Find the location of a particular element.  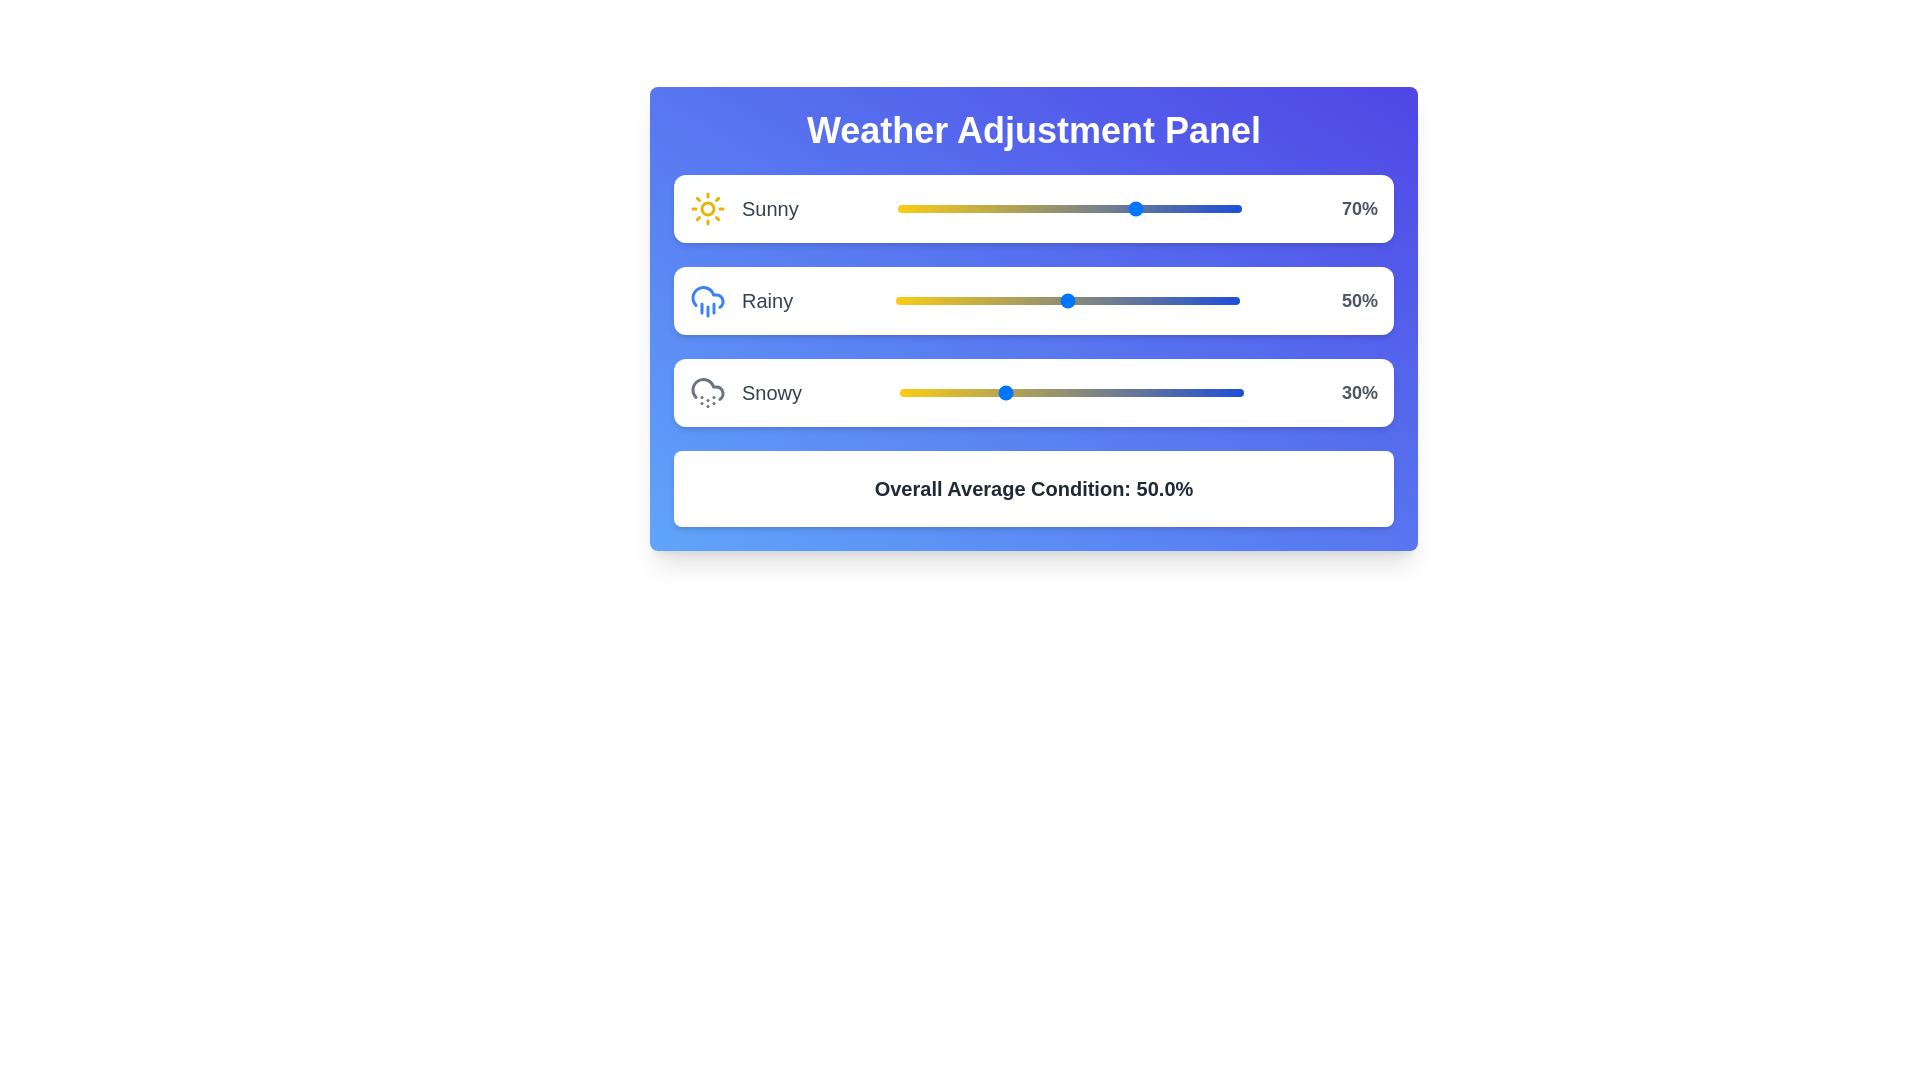

the snowy condition percentage is located at coordinates (999, 393).